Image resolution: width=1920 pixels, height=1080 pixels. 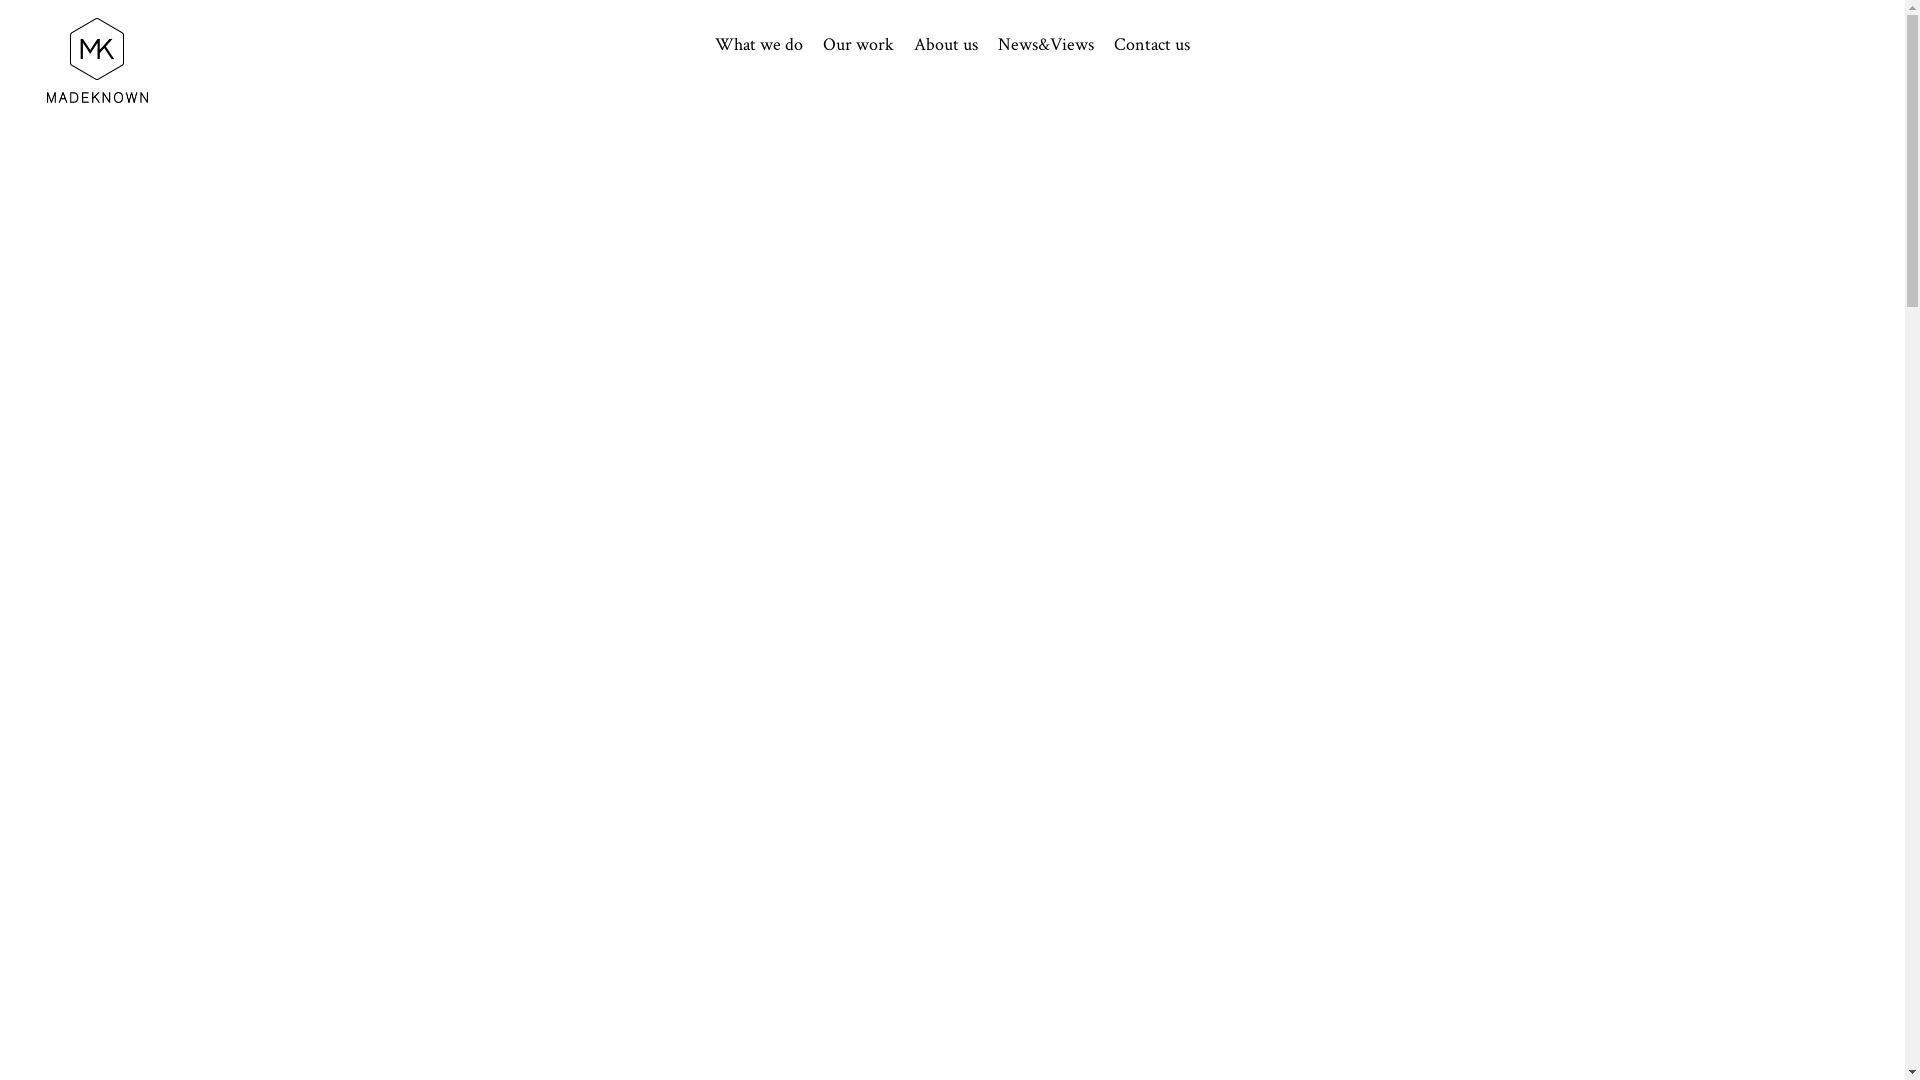 I want to click on 'About us', so click(x=912, y=45).